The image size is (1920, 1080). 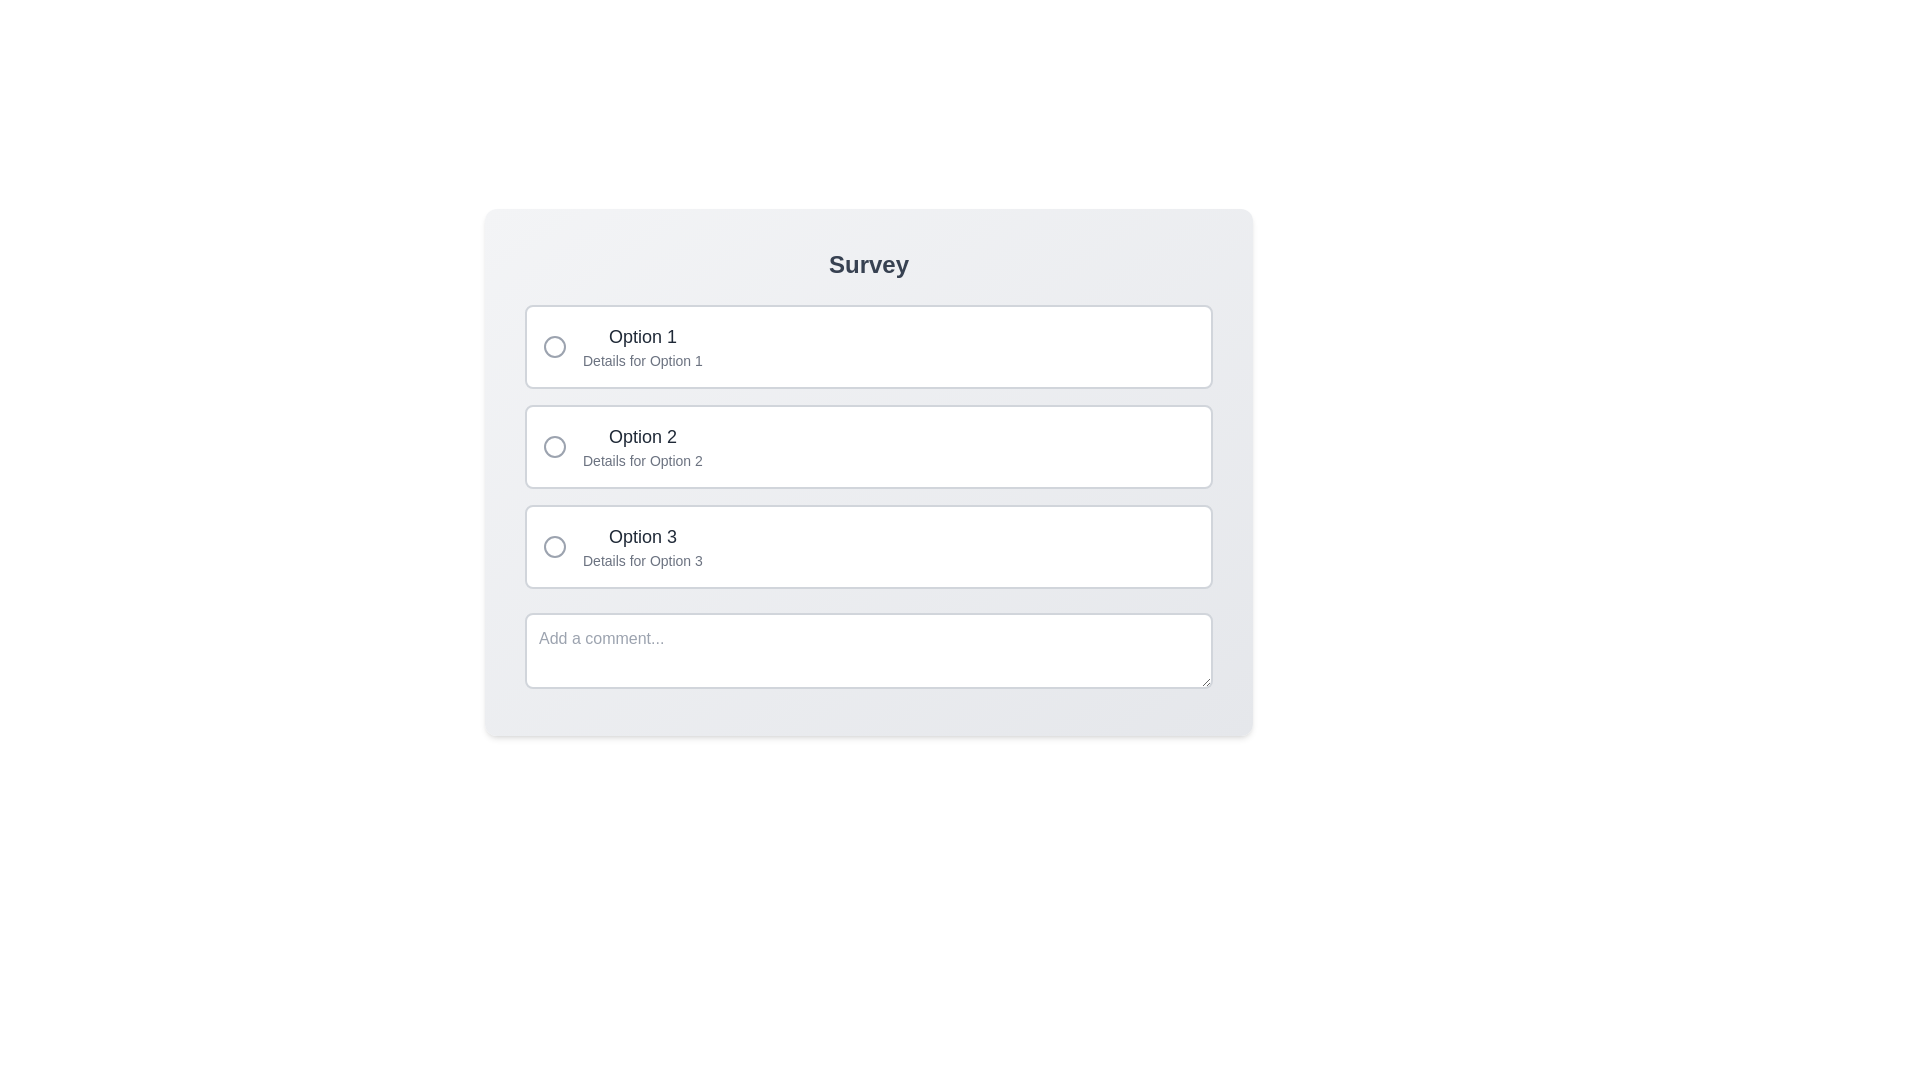 I want to click on the second selectable list item within the survey, so click(x=868, y=446).